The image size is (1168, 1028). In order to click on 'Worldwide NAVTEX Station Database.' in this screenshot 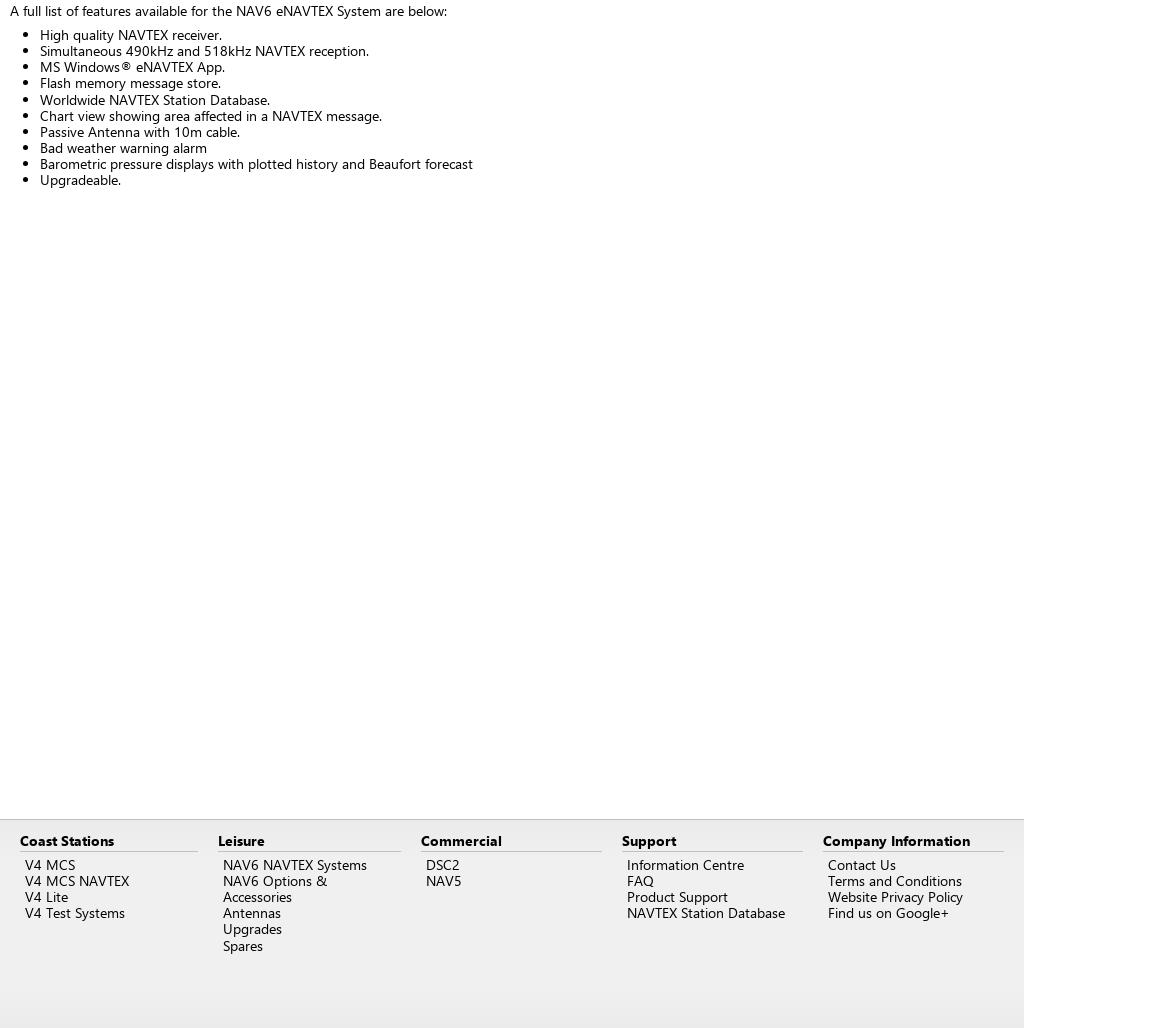, I will do `click(39, 97)`.